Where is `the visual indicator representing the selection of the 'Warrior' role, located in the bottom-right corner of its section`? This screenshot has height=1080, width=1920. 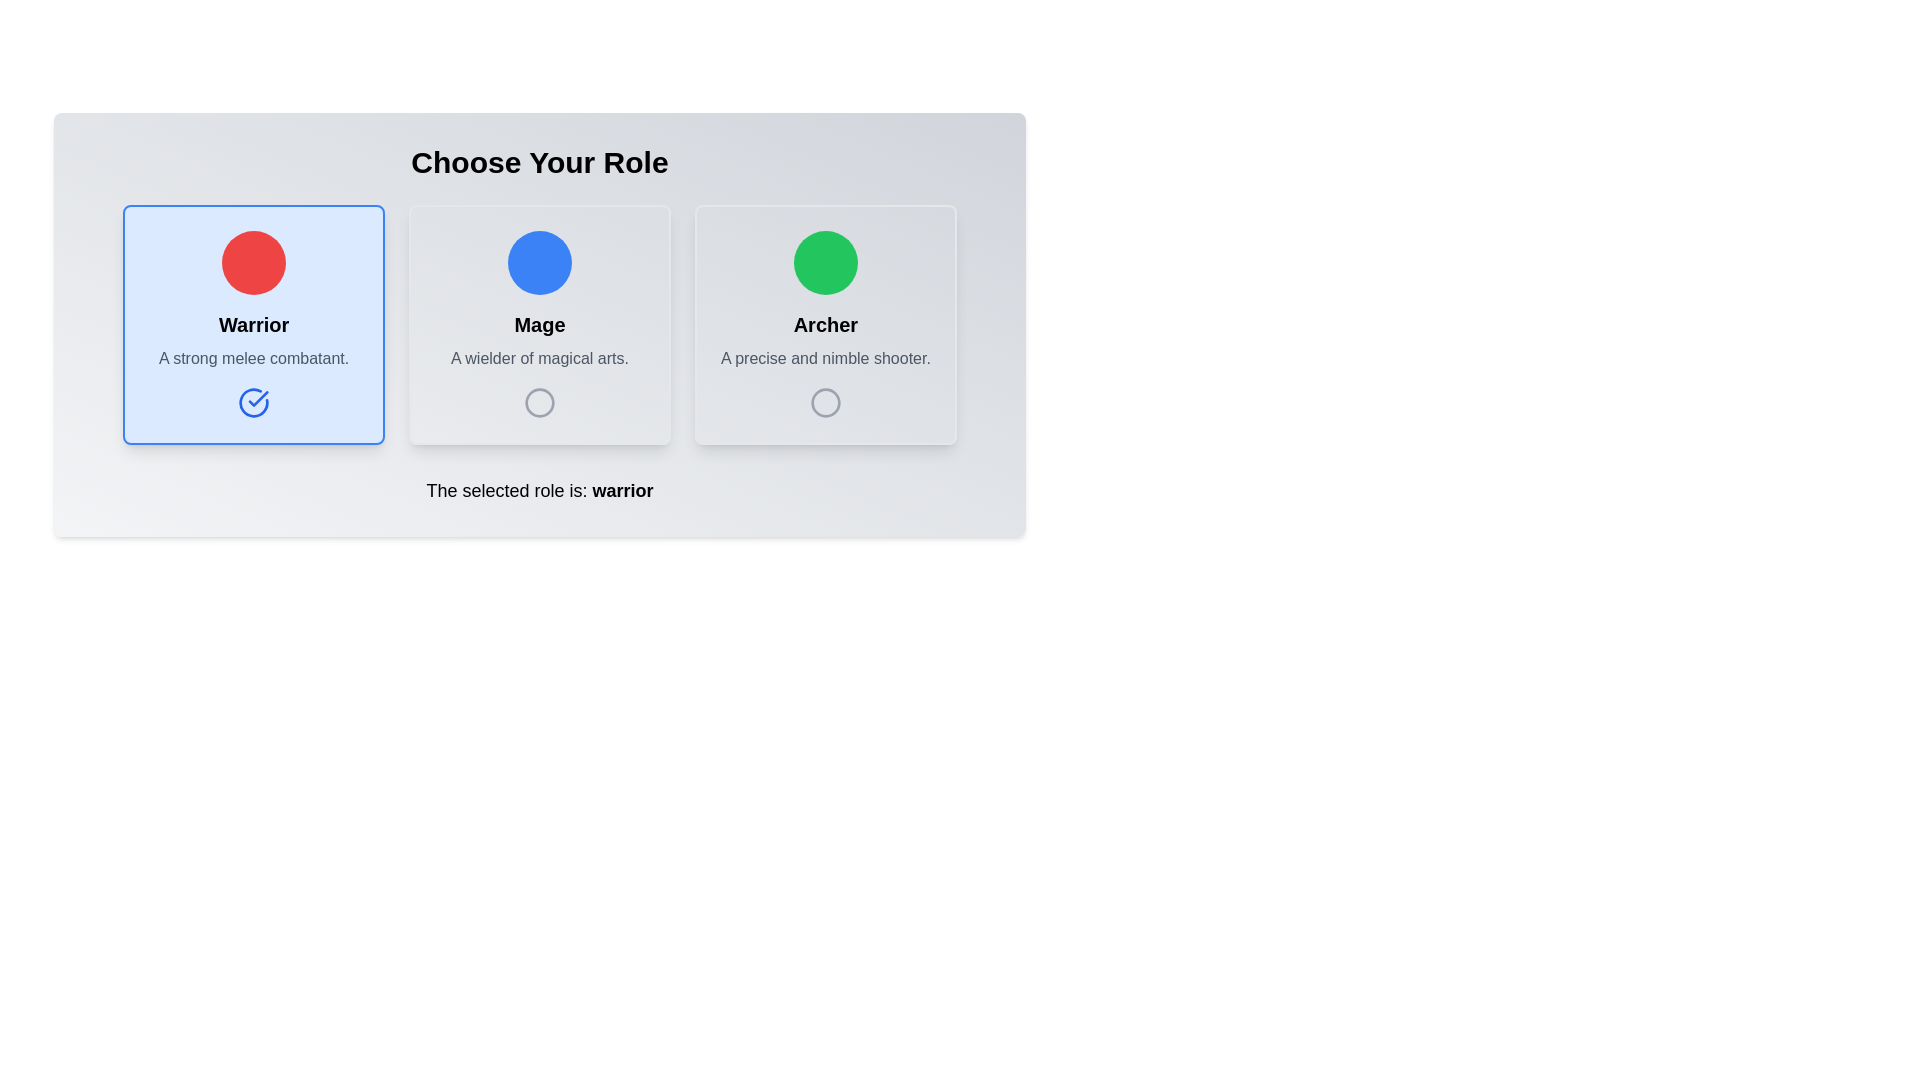 the visual indicator representing the selection of the 'Warrior' role, located in the bottom-right corner of its section is located at coordinates (253, 402).